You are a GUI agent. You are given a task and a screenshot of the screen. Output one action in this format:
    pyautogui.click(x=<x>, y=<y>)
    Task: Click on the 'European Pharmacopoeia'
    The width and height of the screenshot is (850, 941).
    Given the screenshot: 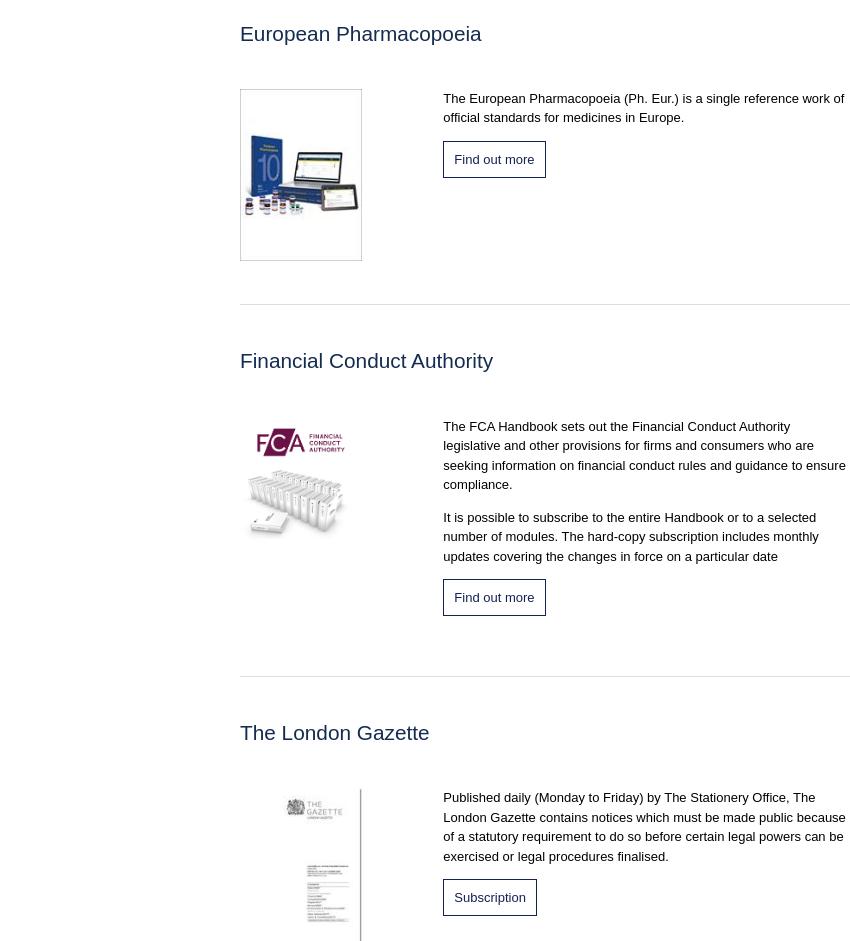 What is the action you would take?
    pyautogui.click(x=359, y=32)
    